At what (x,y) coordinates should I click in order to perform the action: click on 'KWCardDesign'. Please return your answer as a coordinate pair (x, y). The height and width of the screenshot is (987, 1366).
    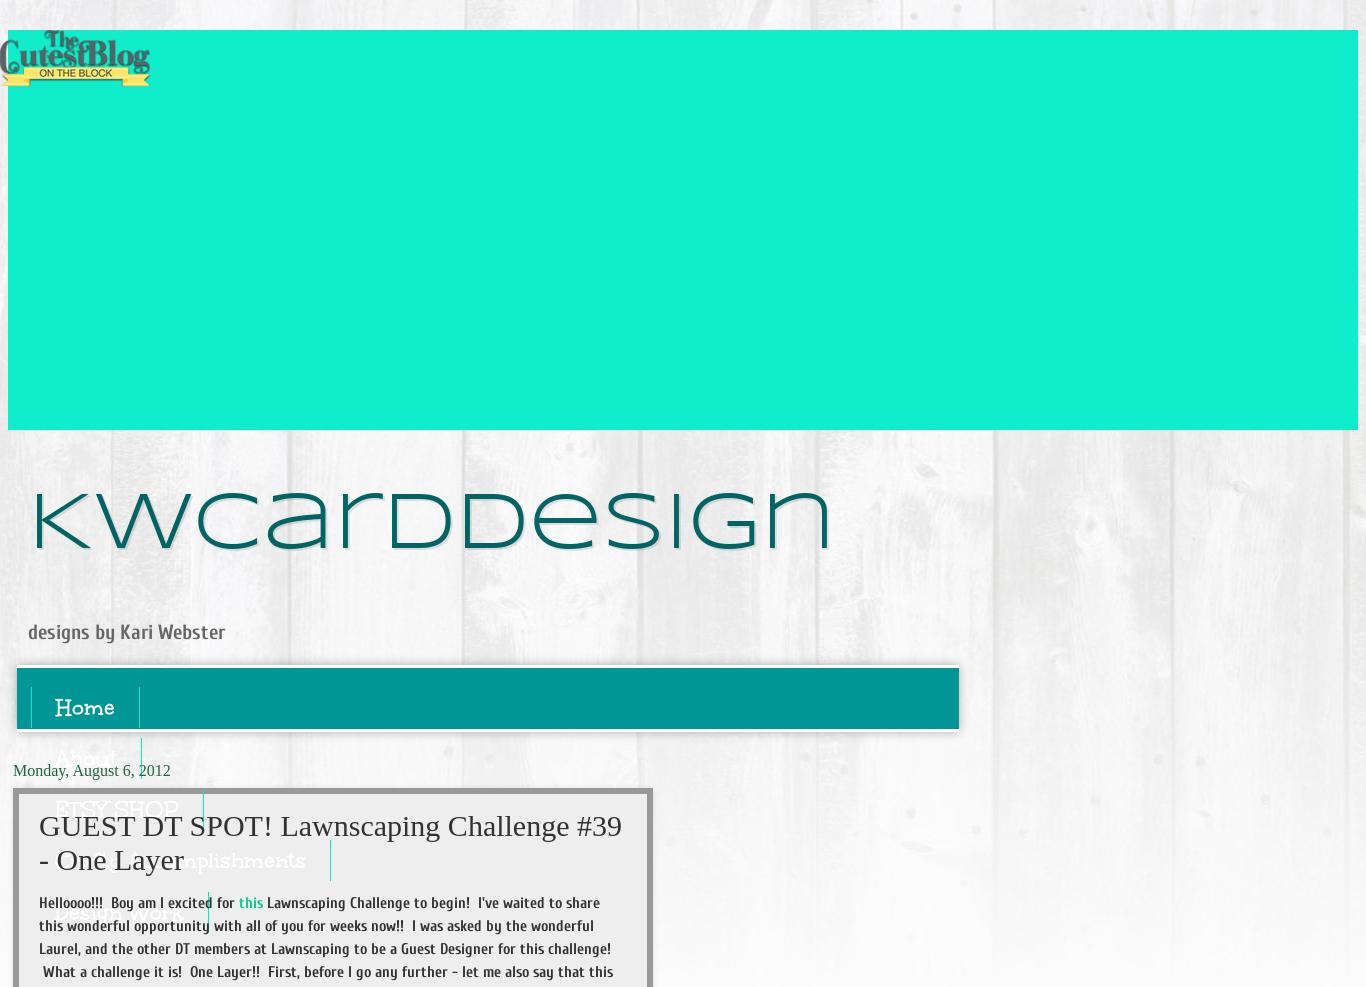
    Looking at the image, I should click on (431, 524).